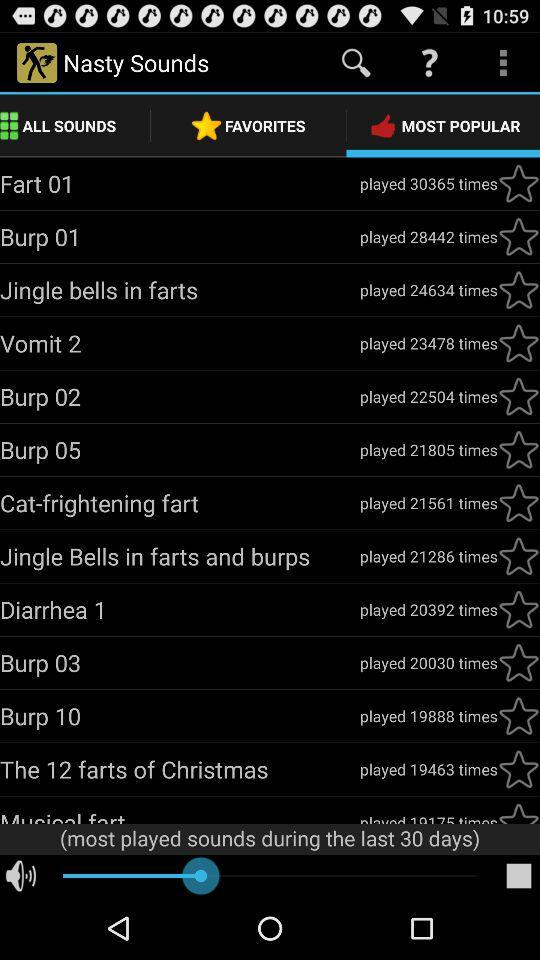  I want to click on favorite, so click(518, 450).